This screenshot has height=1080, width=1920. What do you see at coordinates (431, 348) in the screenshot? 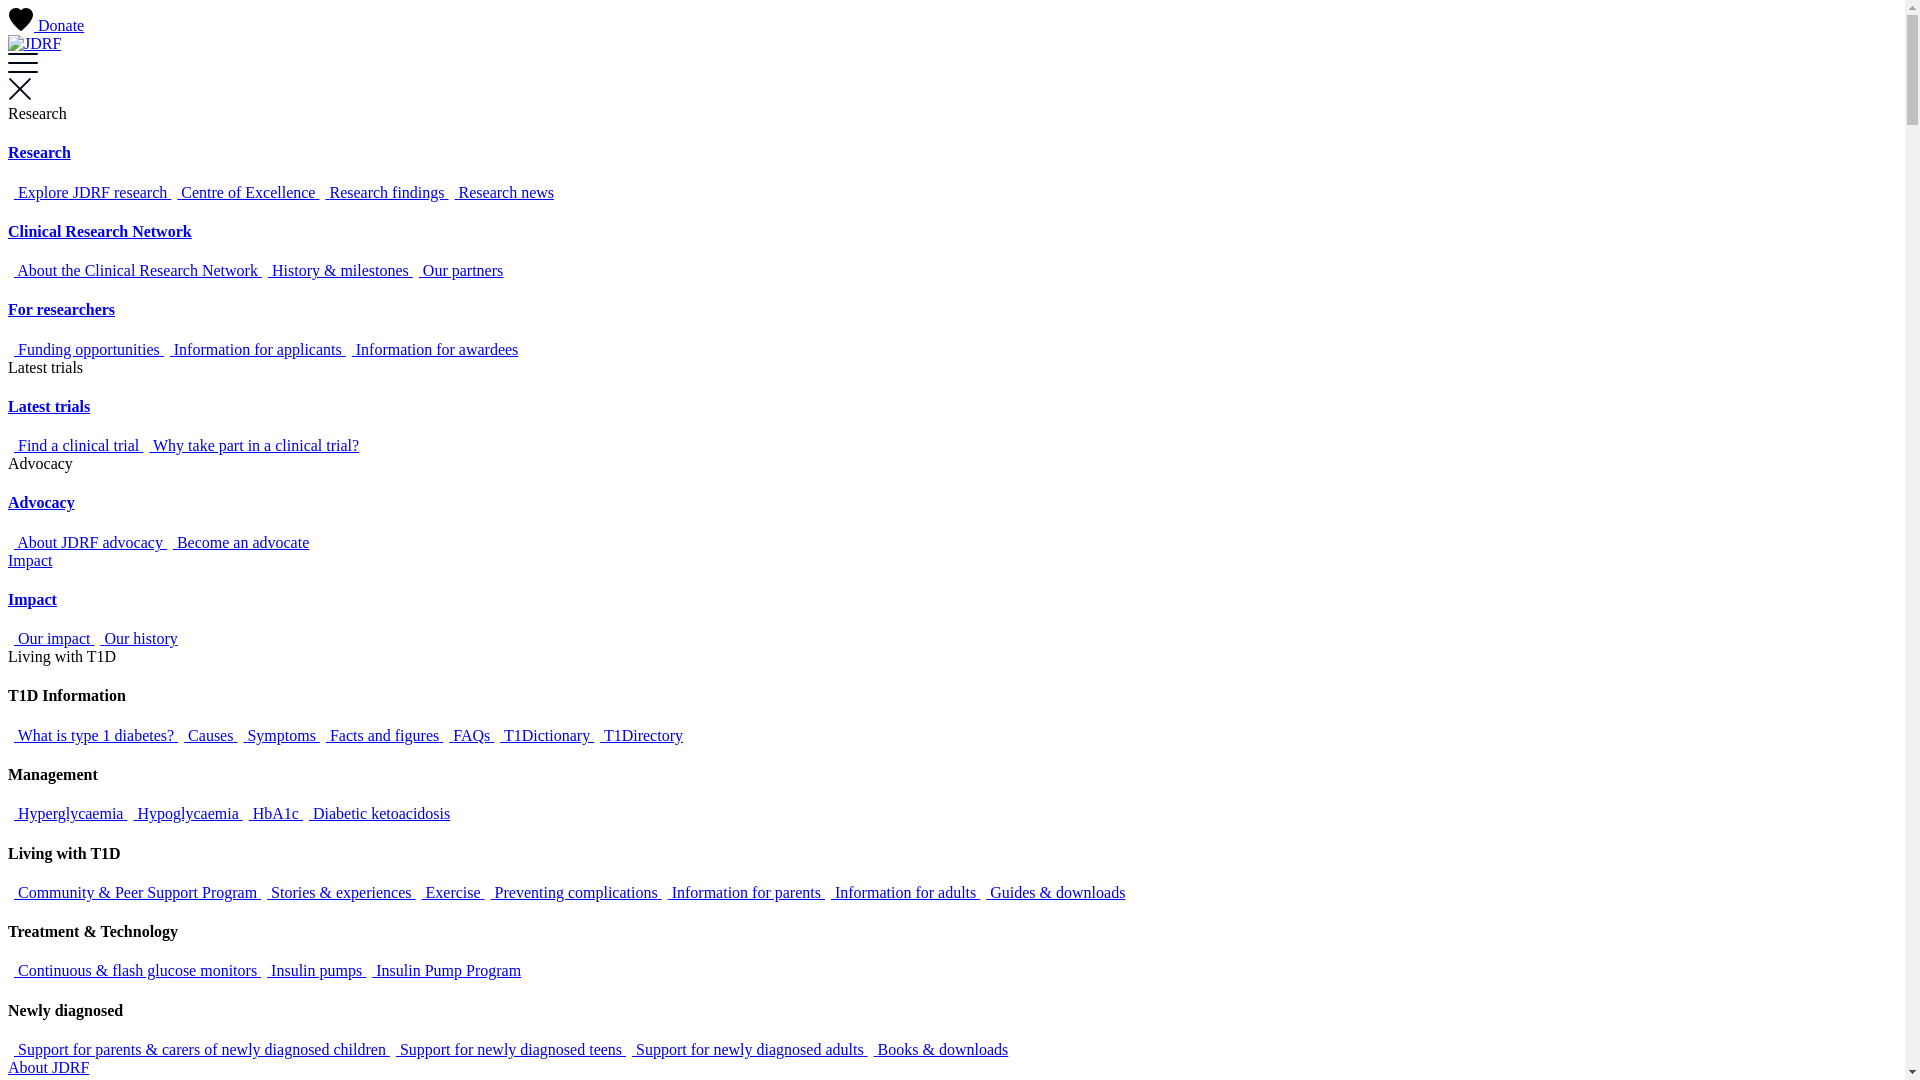
I see `'Information for awardees'` at bounding box center [431, 348].